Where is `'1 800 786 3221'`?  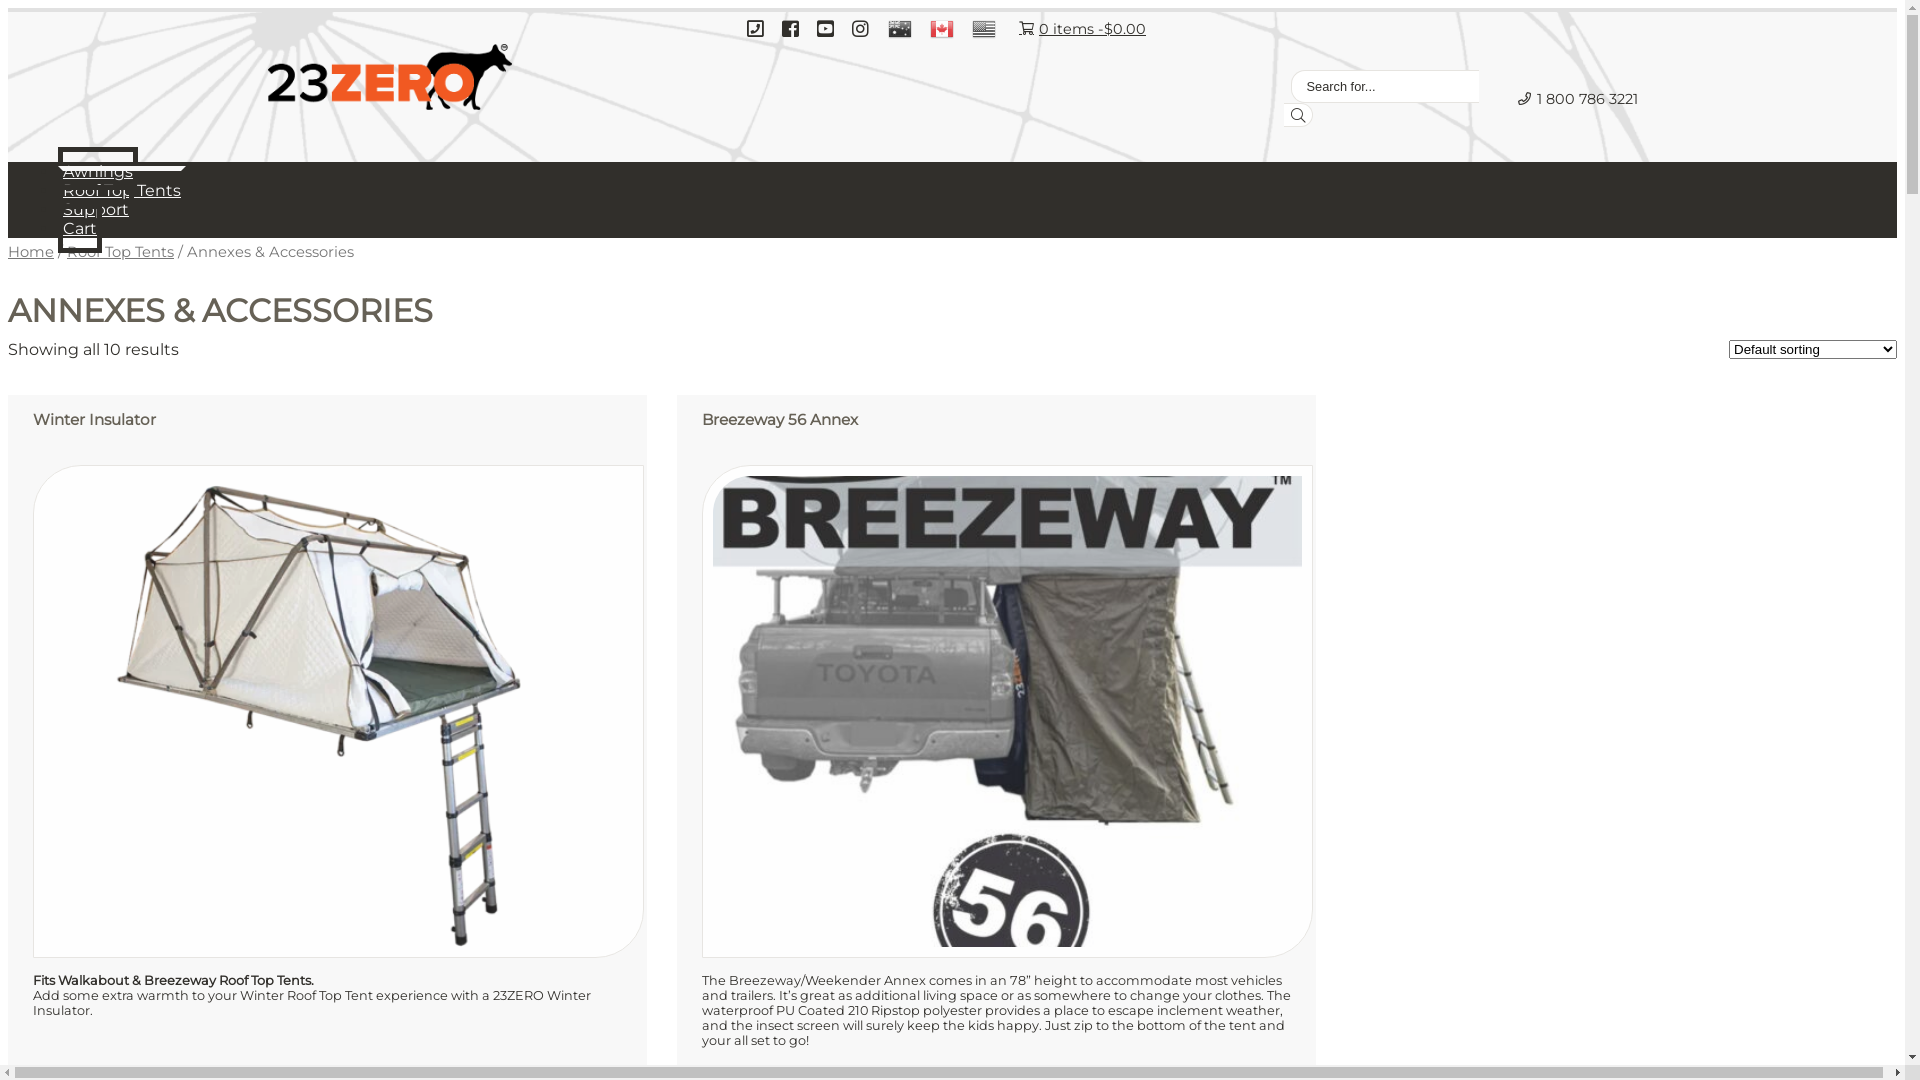
'1 800 786 3221' is located at coordinates (1502, 98).